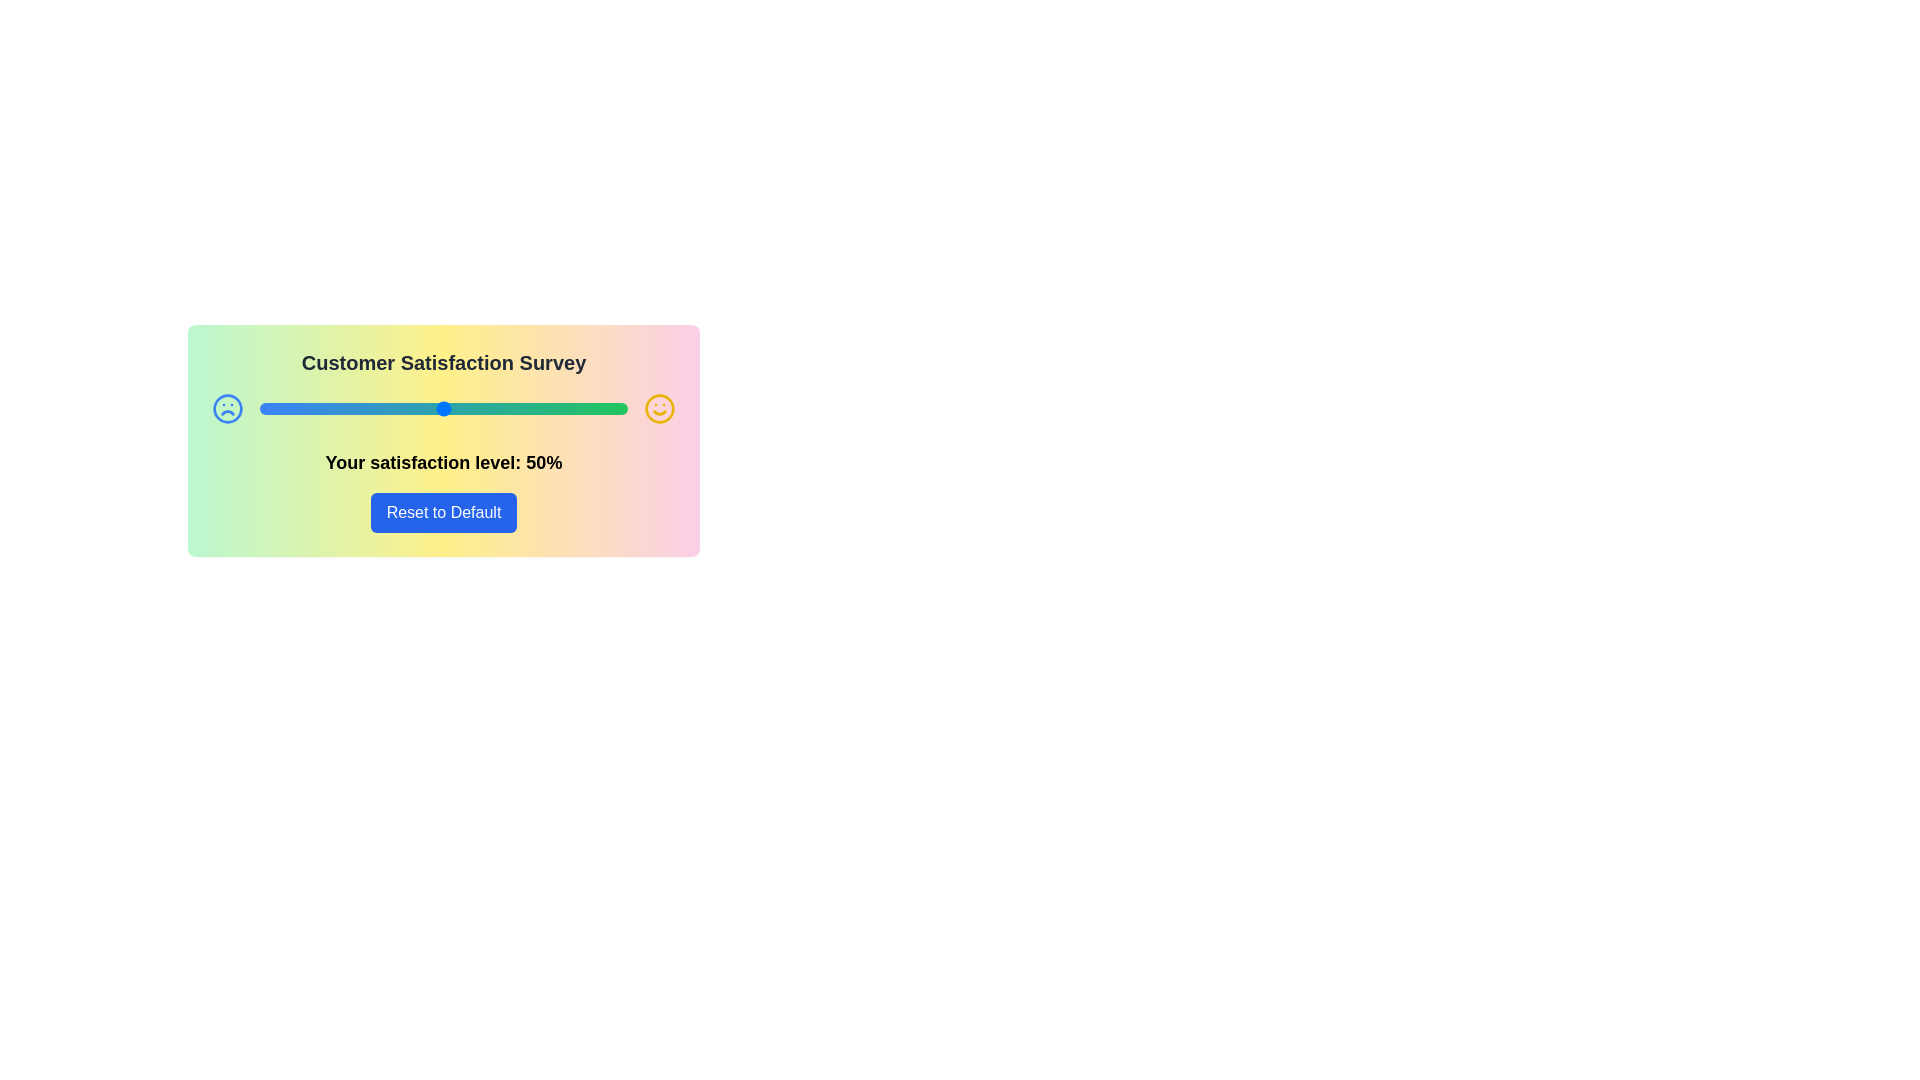 The width and height of the screenshot is (1920, 1080). I want to click on the satisfaction slider to set the satisfaction level to 19, so click(329, 407).